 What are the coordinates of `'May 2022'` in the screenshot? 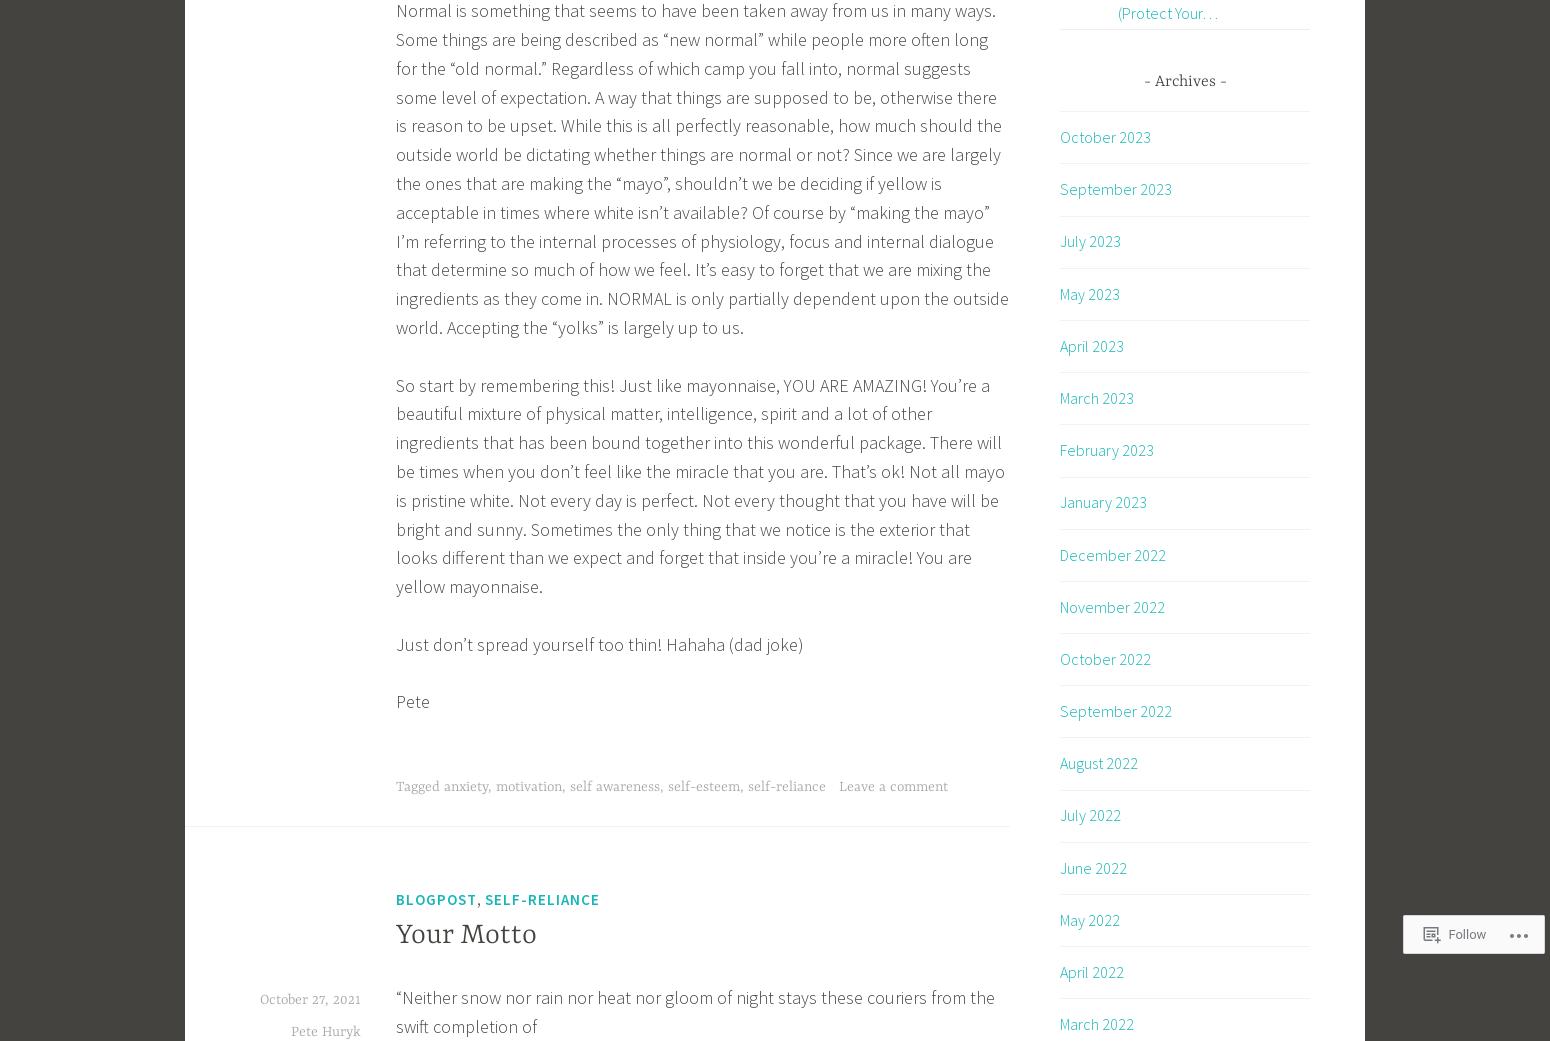 It's located at (1088, 917).